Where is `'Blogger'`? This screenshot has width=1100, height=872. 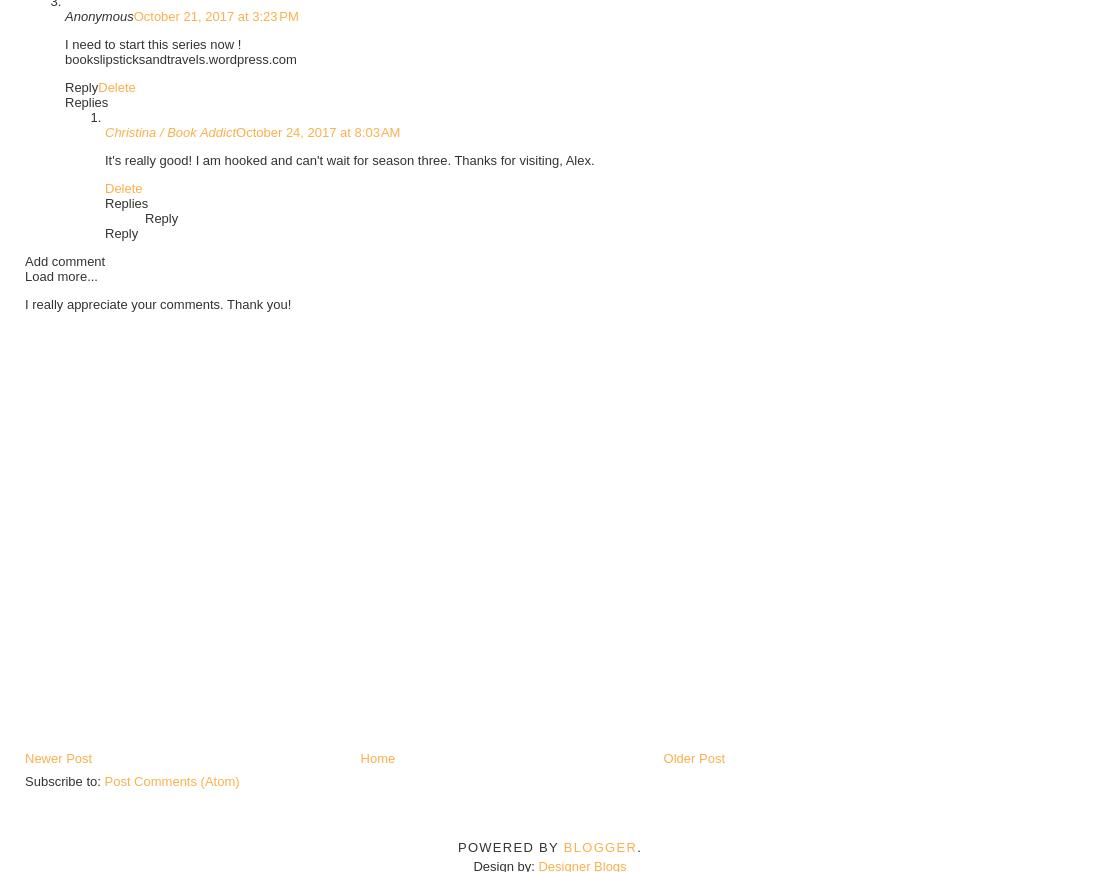
'Blogger' is located at coordinates (599, 846).